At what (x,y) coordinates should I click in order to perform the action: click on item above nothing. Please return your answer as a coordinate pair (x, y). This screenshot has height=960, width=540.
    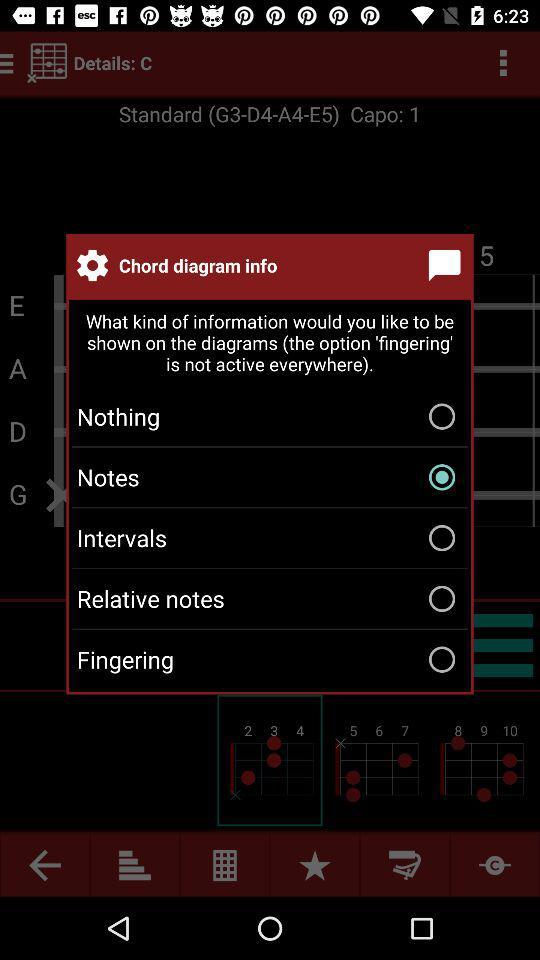
    Looking at the image, I should click on (270, 344).